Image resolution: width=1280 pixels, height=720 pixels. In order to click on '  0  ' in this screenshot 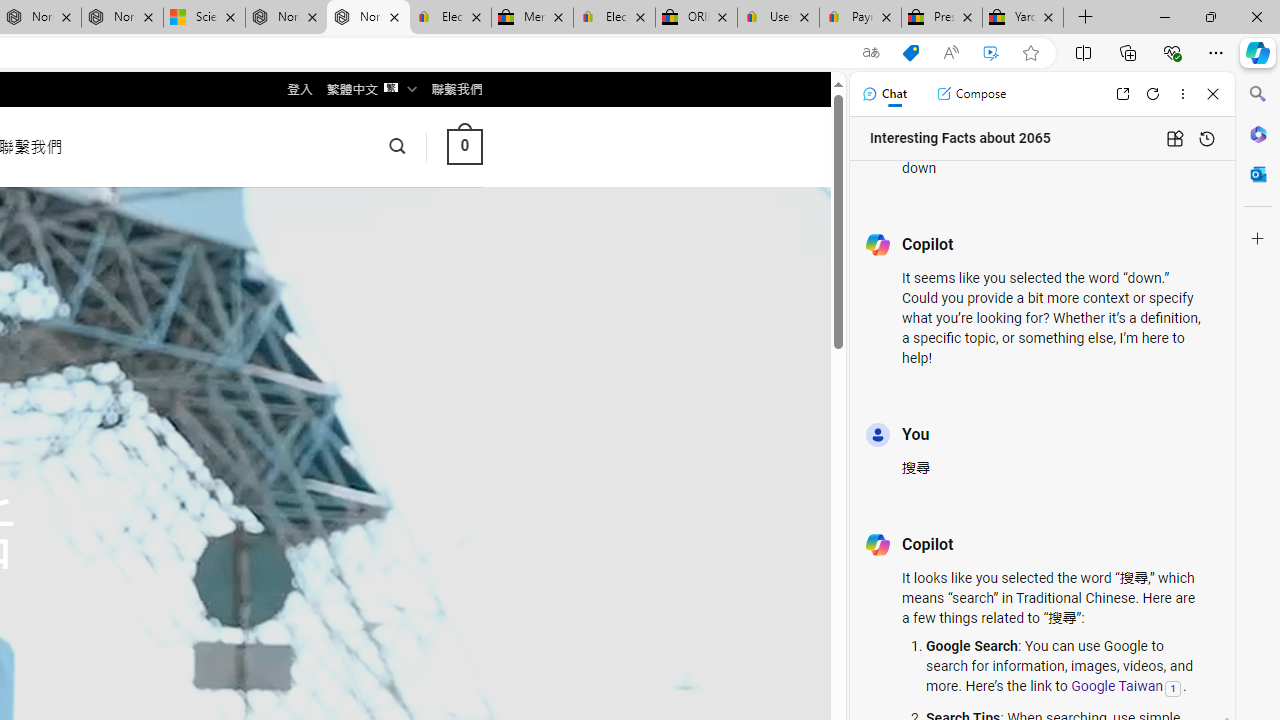, I will do `click(463, 145)`.